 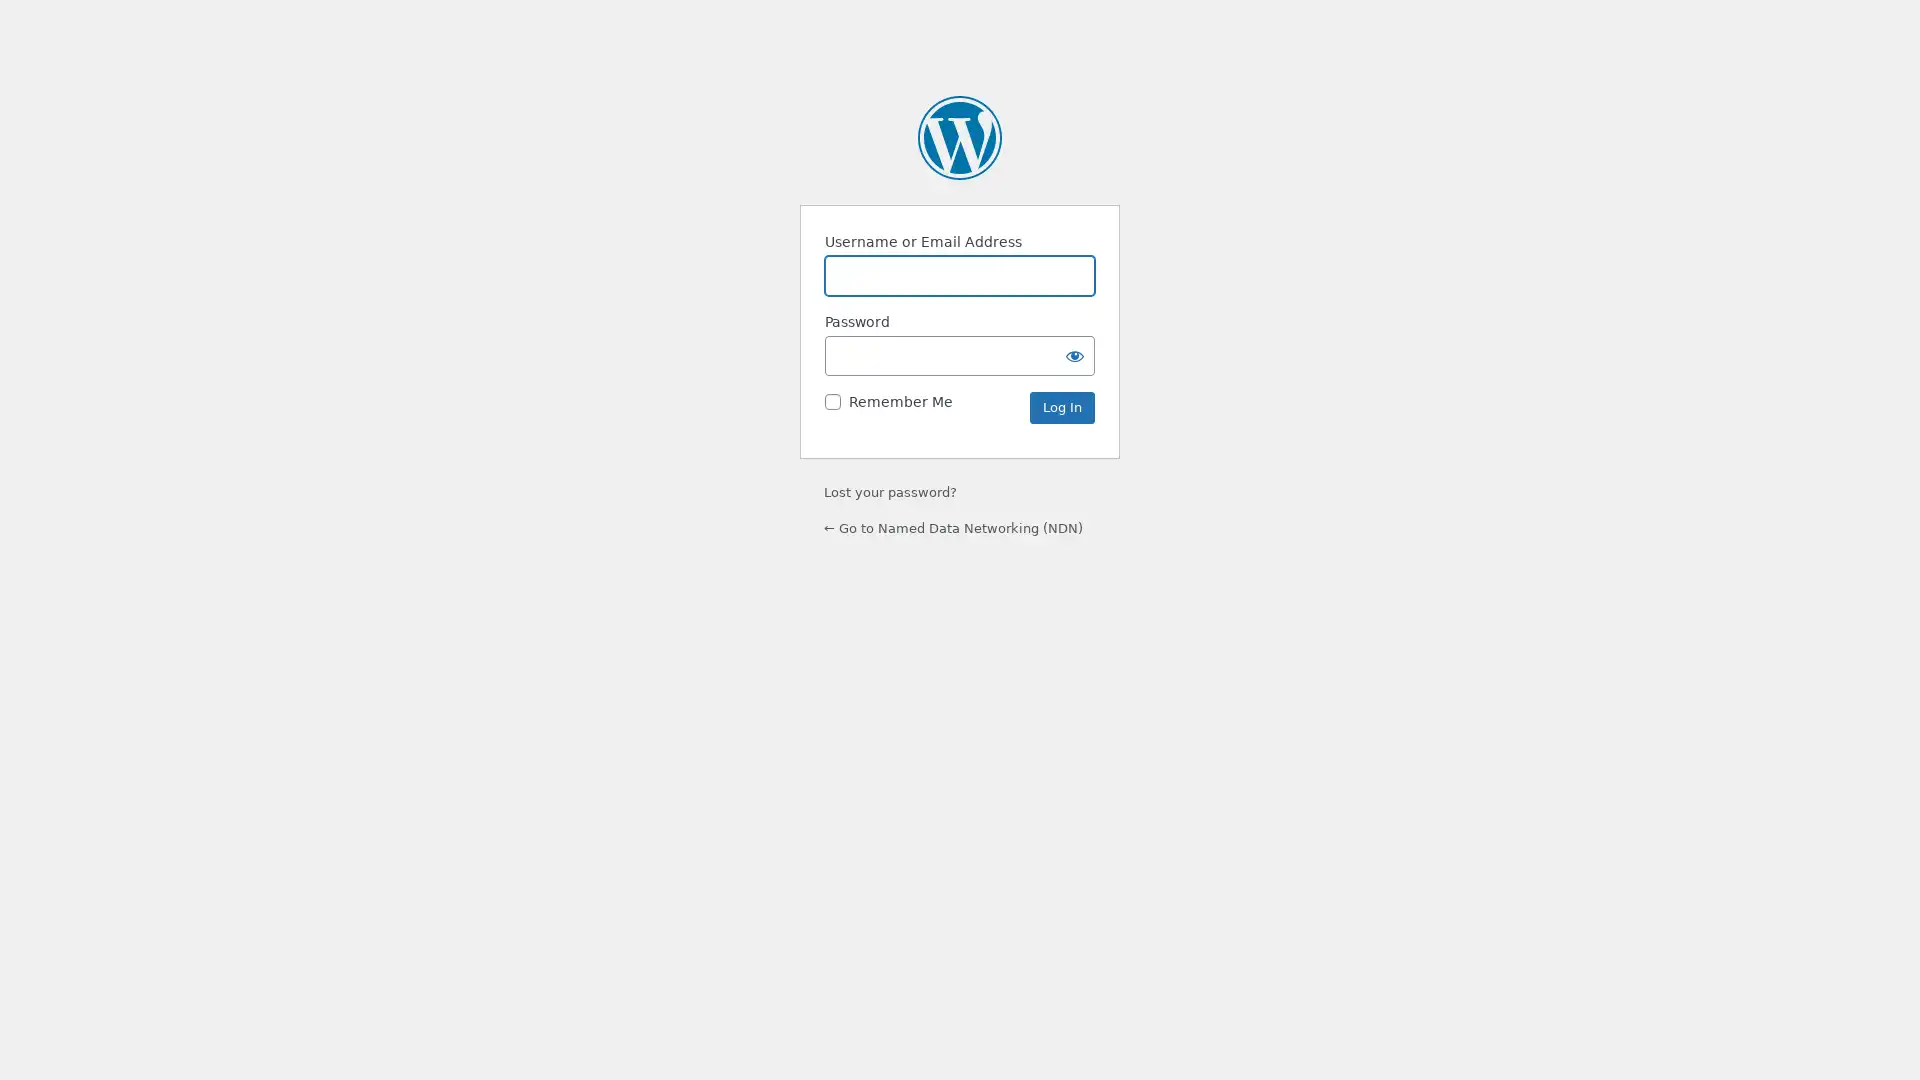 What do you see at coordinates (1074, 354) in the screenshot?
I see `Show password` at bounding box center [1074, 354].